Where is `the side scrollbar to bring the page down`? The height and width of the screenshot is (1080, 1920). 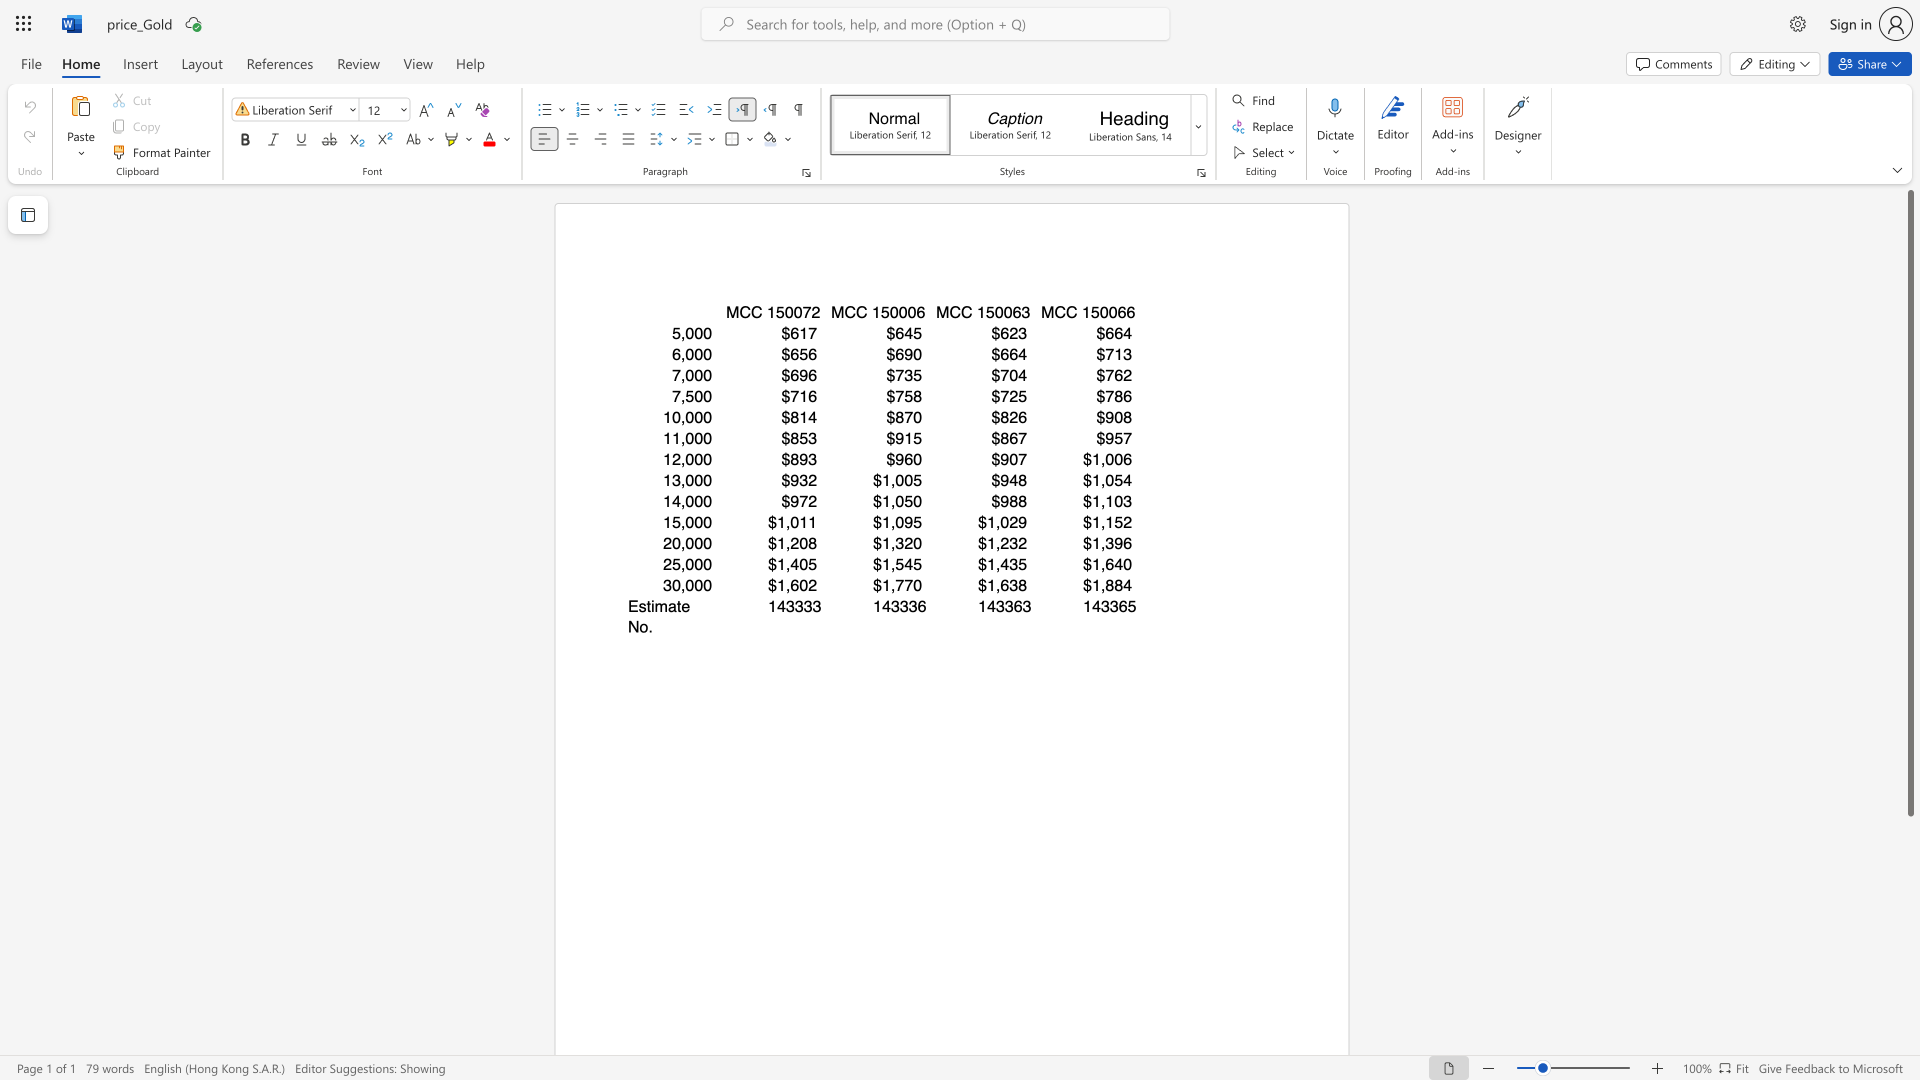 the side scrollbar to bring the page down is located at coordinates (1909, 990).